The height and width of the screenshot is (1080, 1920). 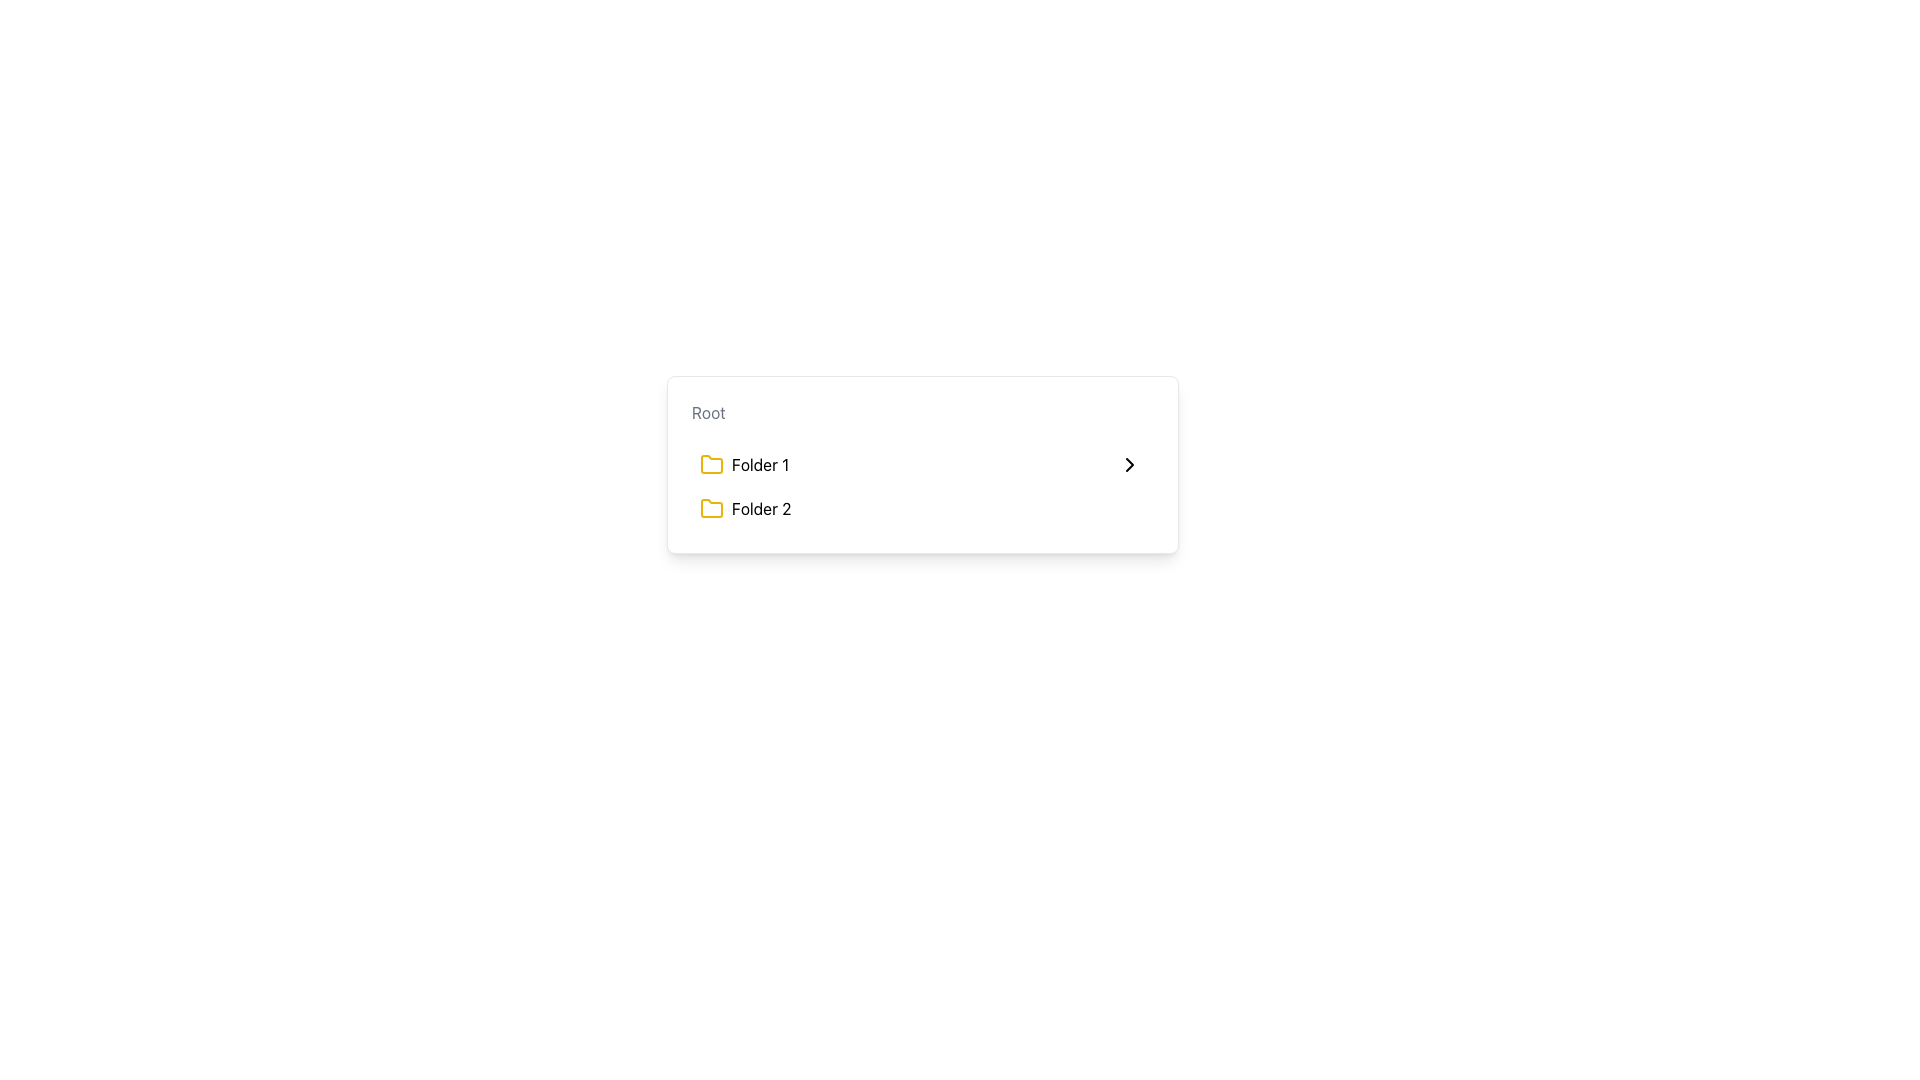 What do you see at coordinates (711, 465) in the screenshot?
I see `the folder icon located at the leftmost position in the 'Folder 1' row of the navigation UI` at bounding box center [711, 465].